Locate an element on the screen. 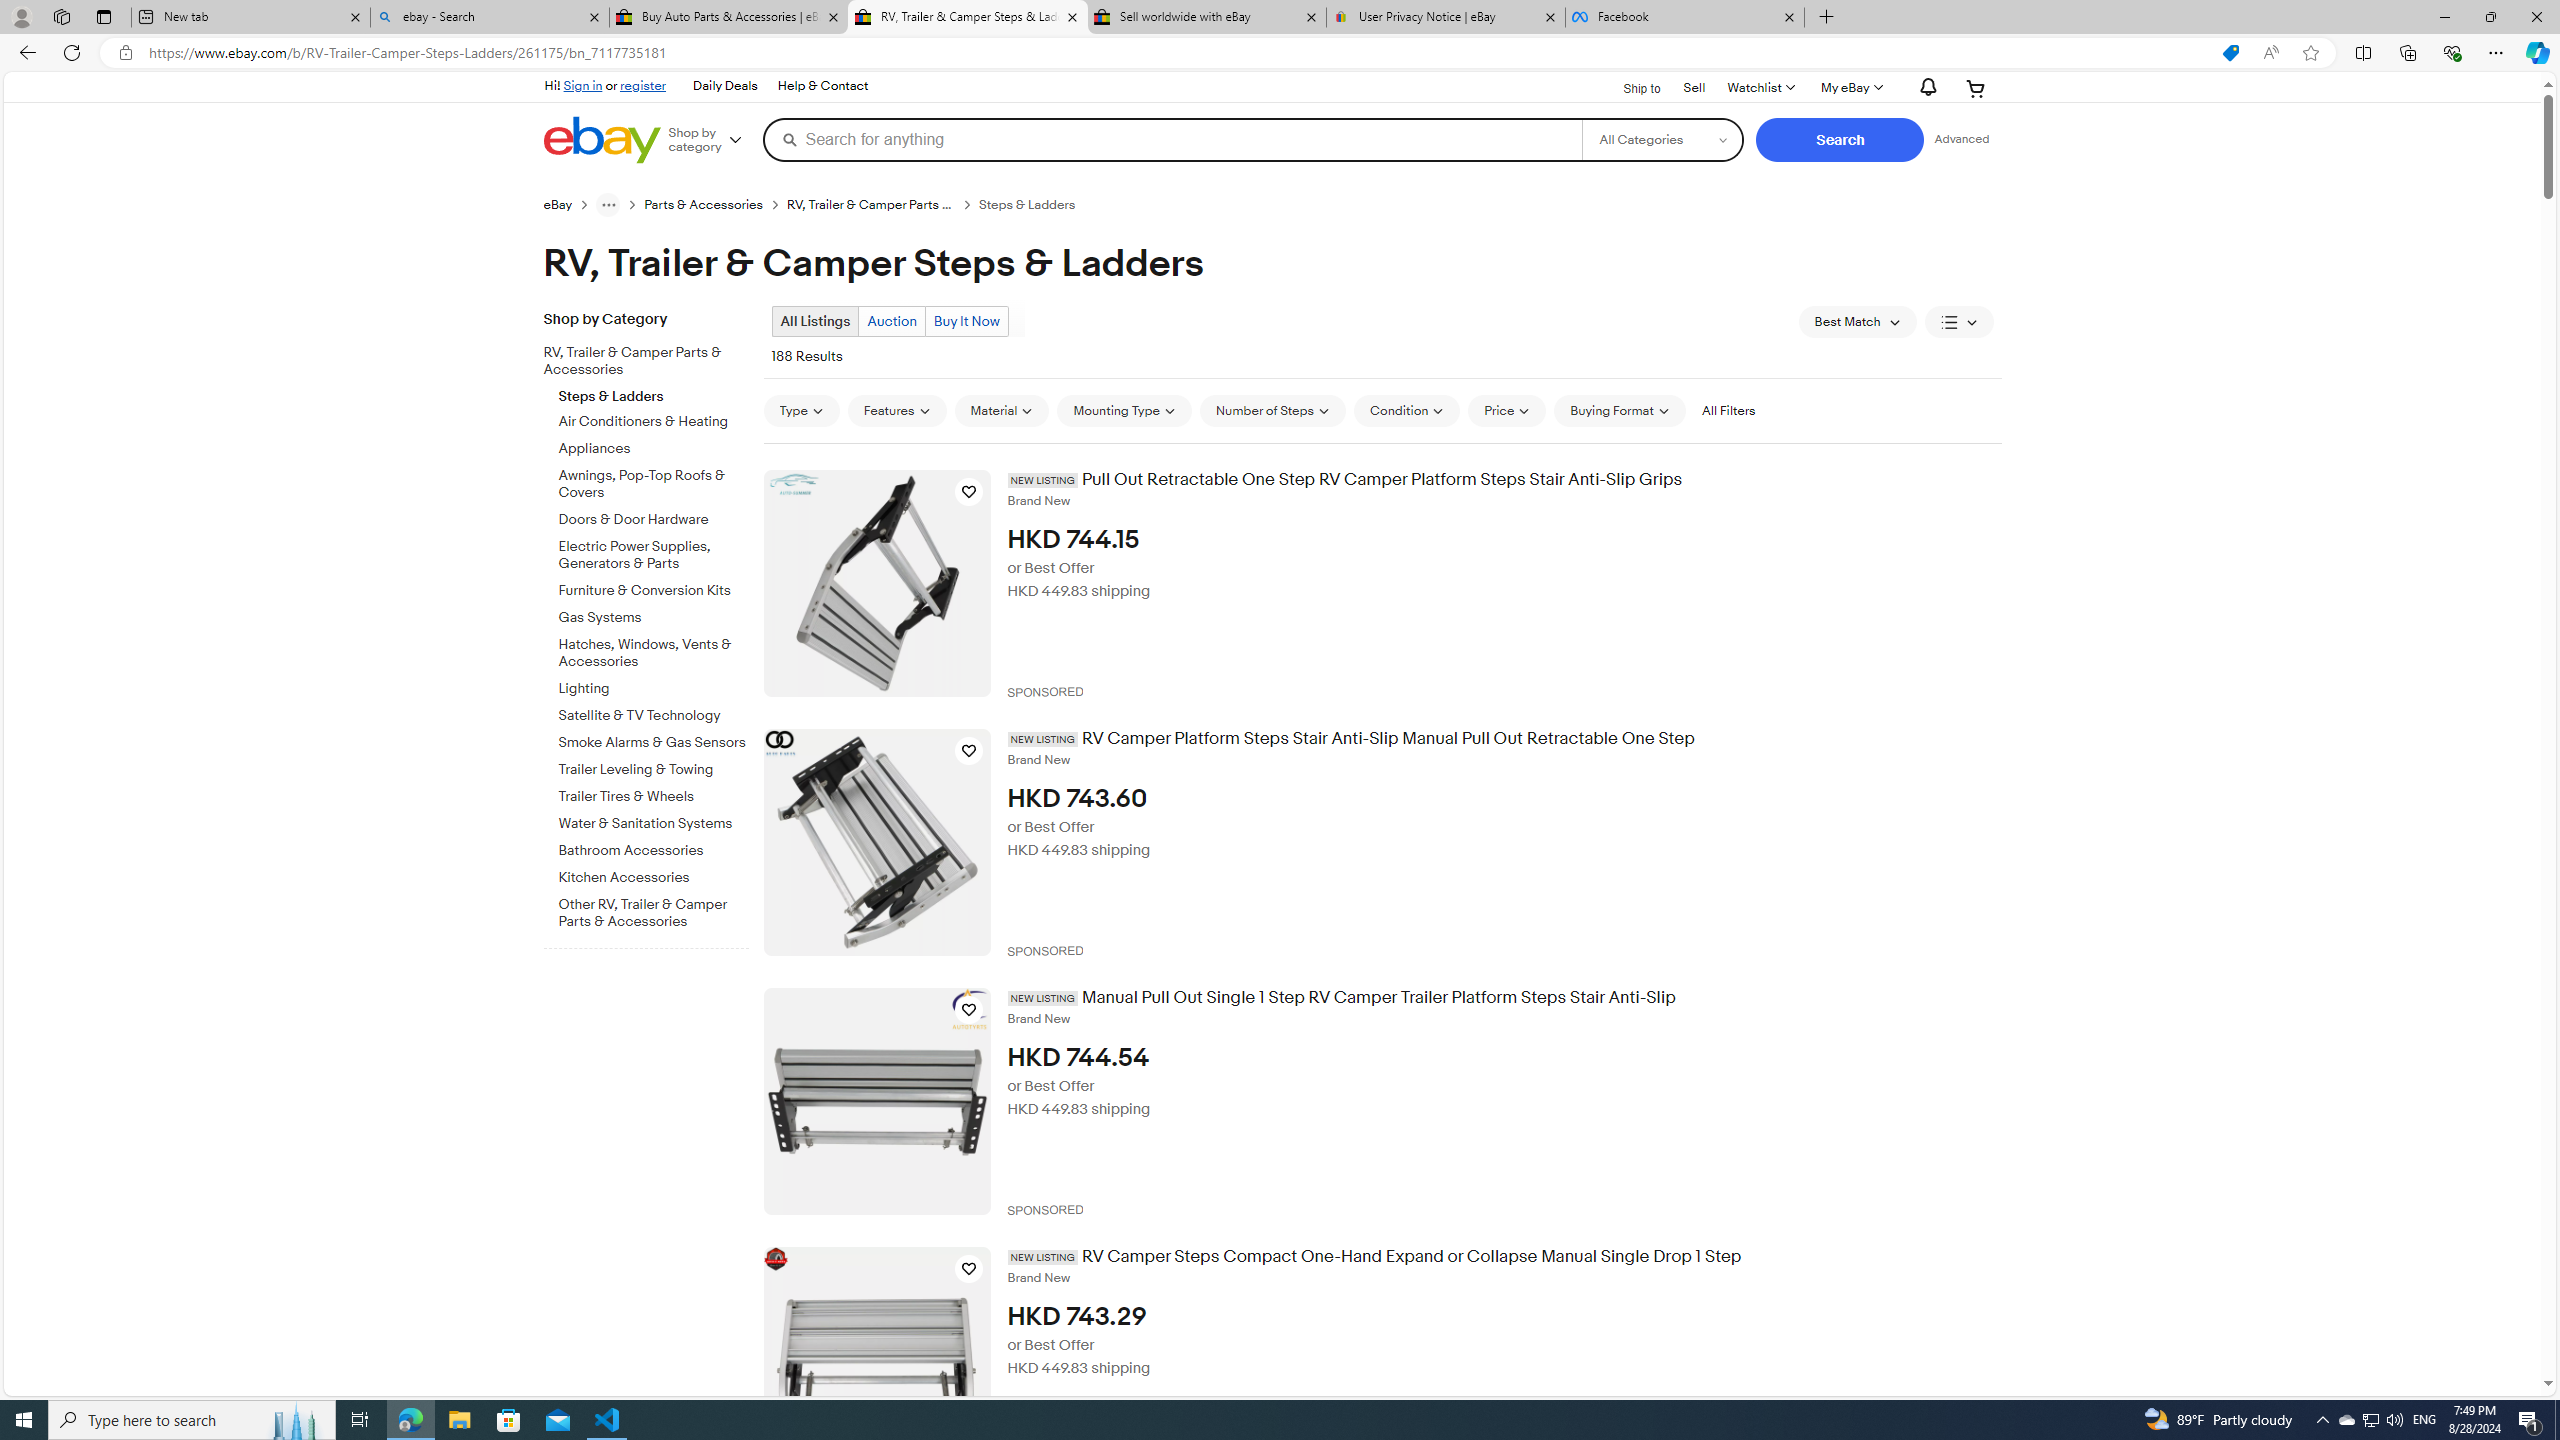 The height and width of the screenshot is (1440, 2560). 'Bathroom Accessories' is located at coordinates (653, 846).